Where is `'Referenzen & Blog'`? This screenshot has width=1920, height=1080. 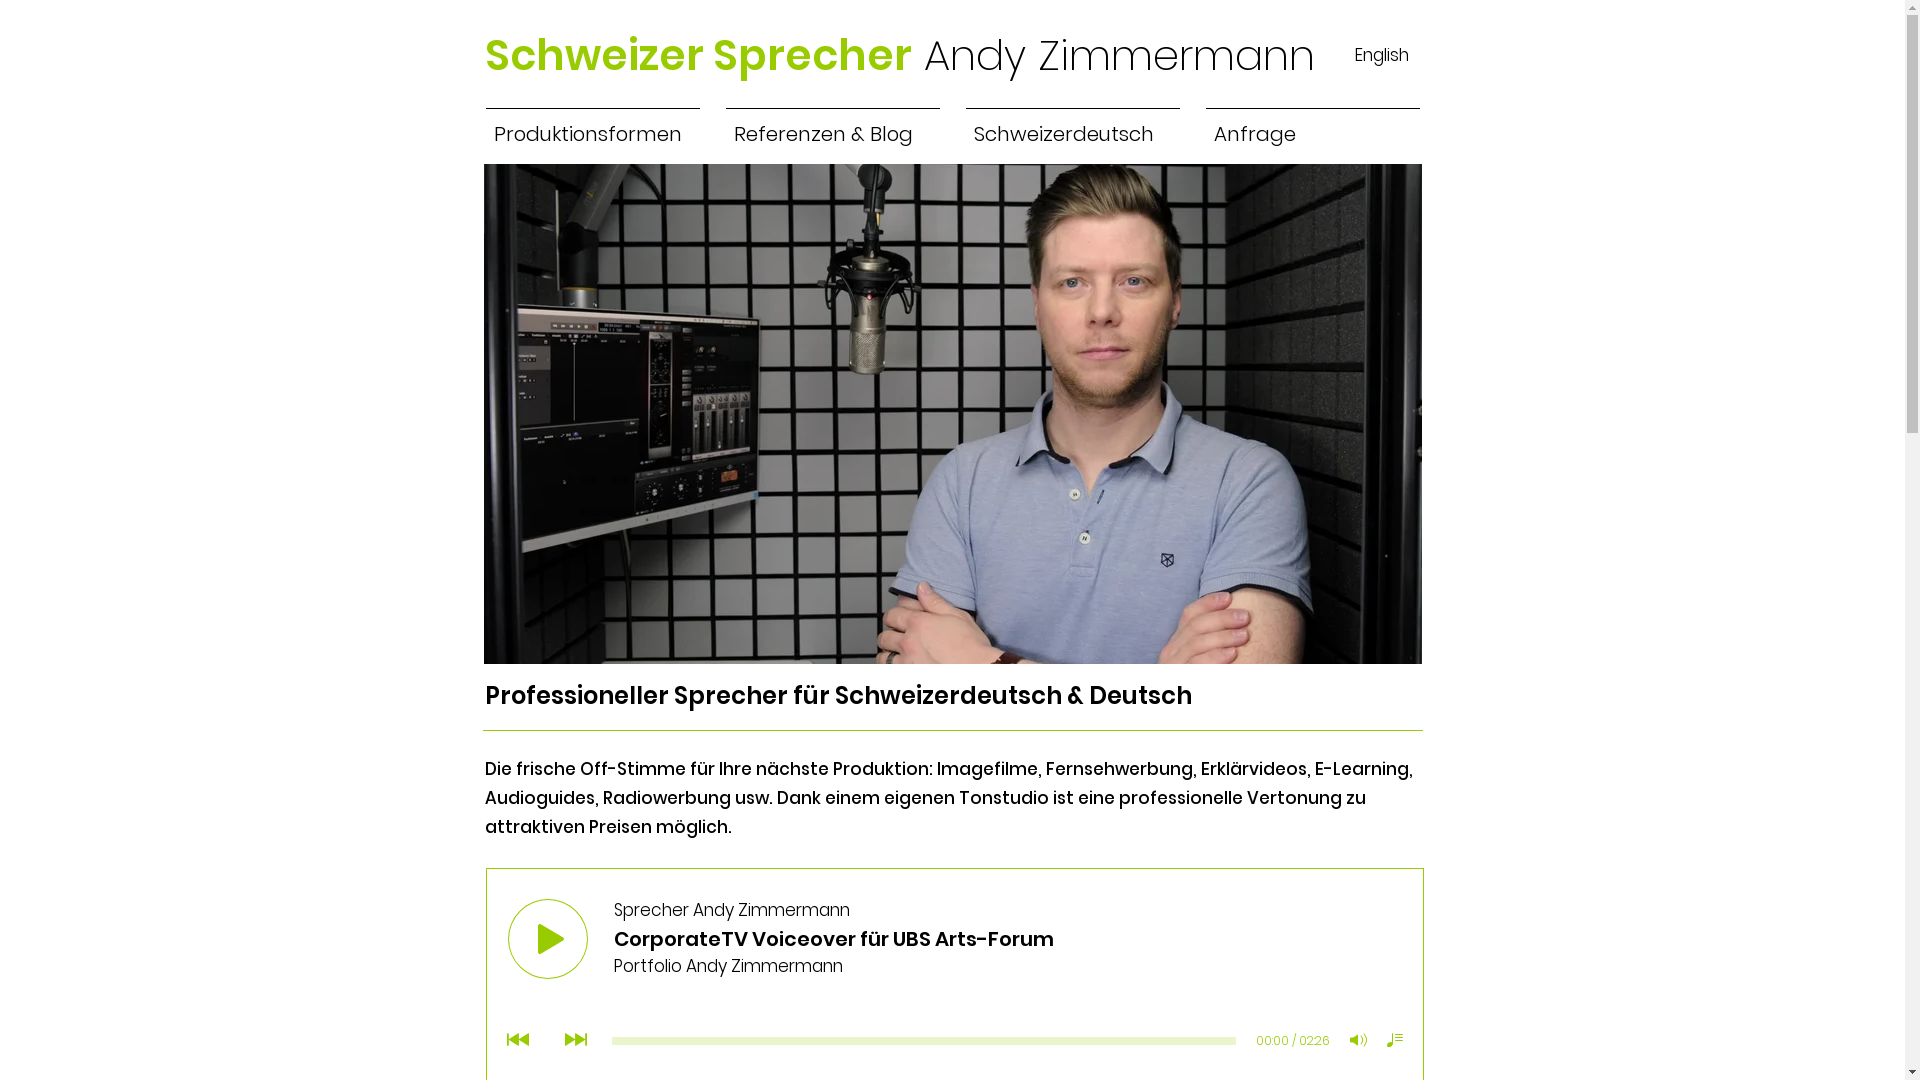
'Referenzen & Blog' is located at coordinates (831, 124).